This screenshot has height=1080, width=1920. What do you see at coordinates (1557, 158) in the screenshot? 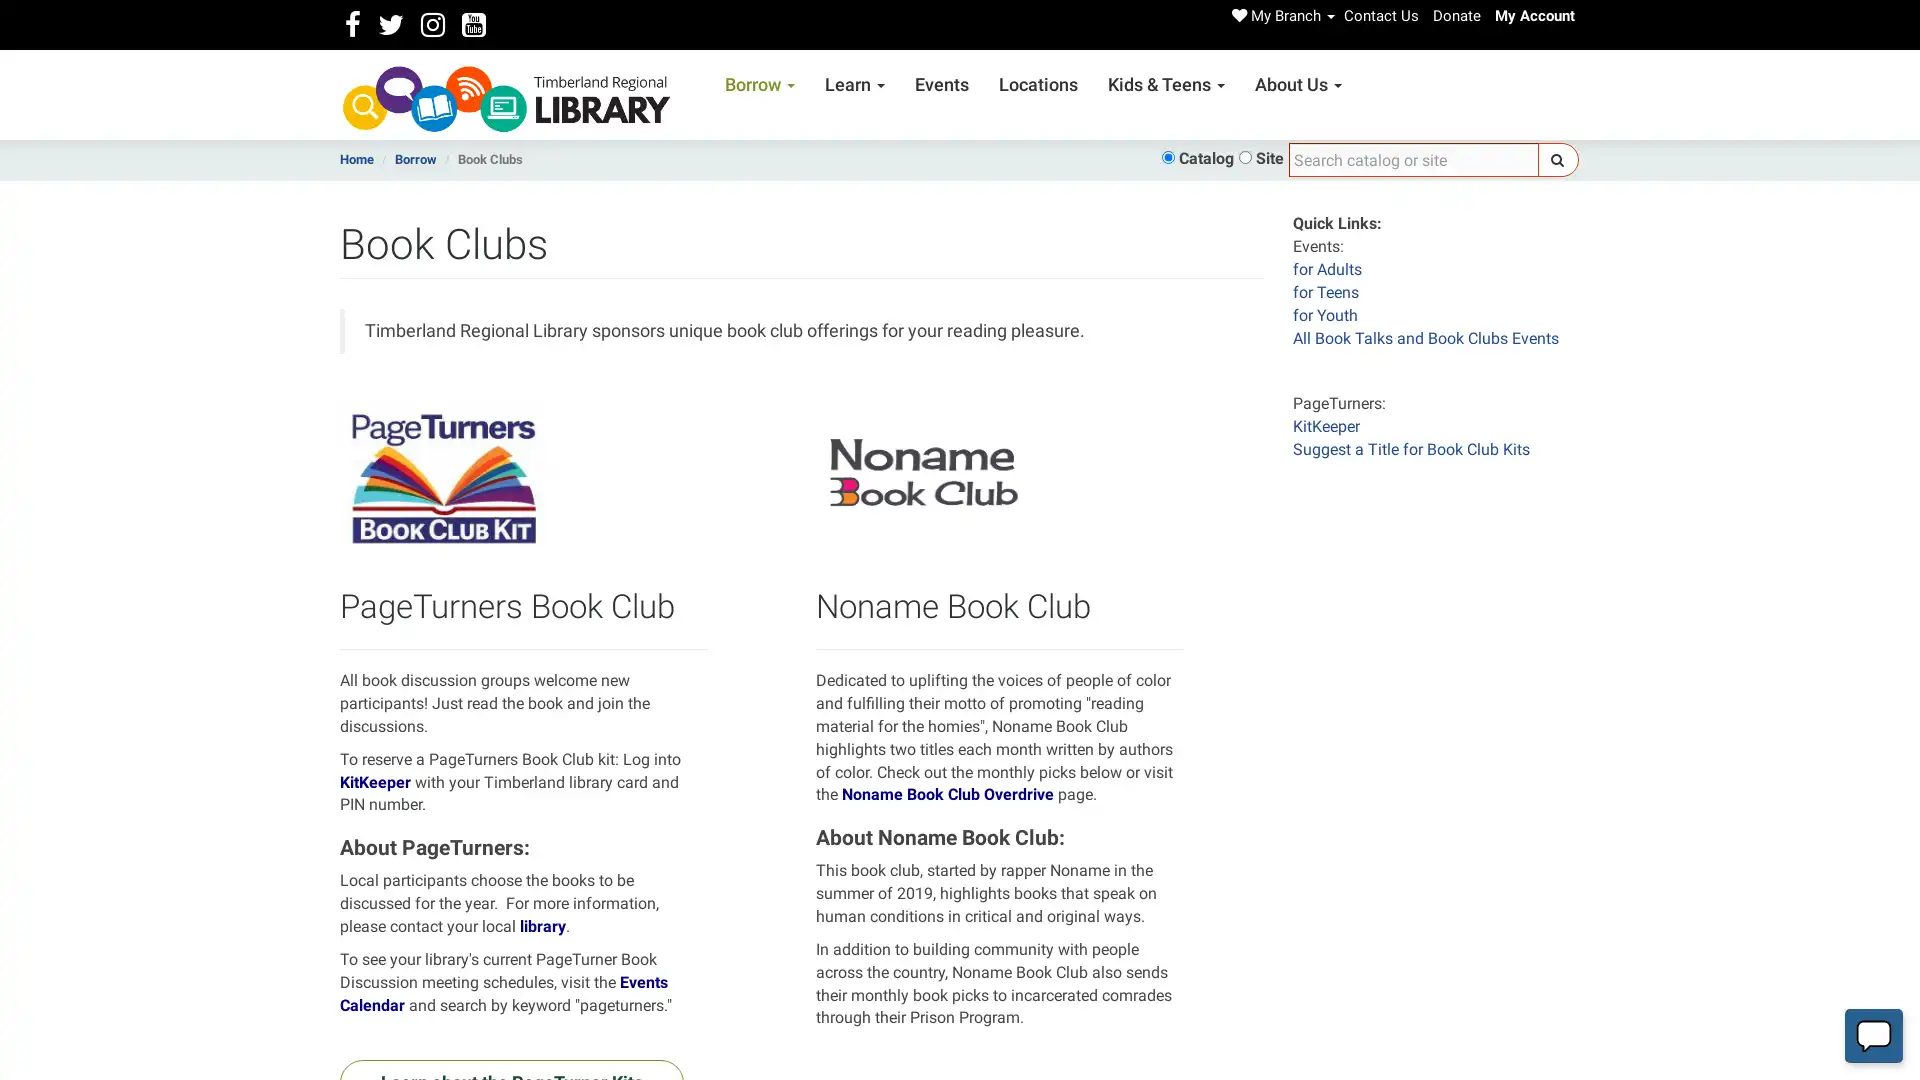
I see `Search` at bounding box center [1557, 158].